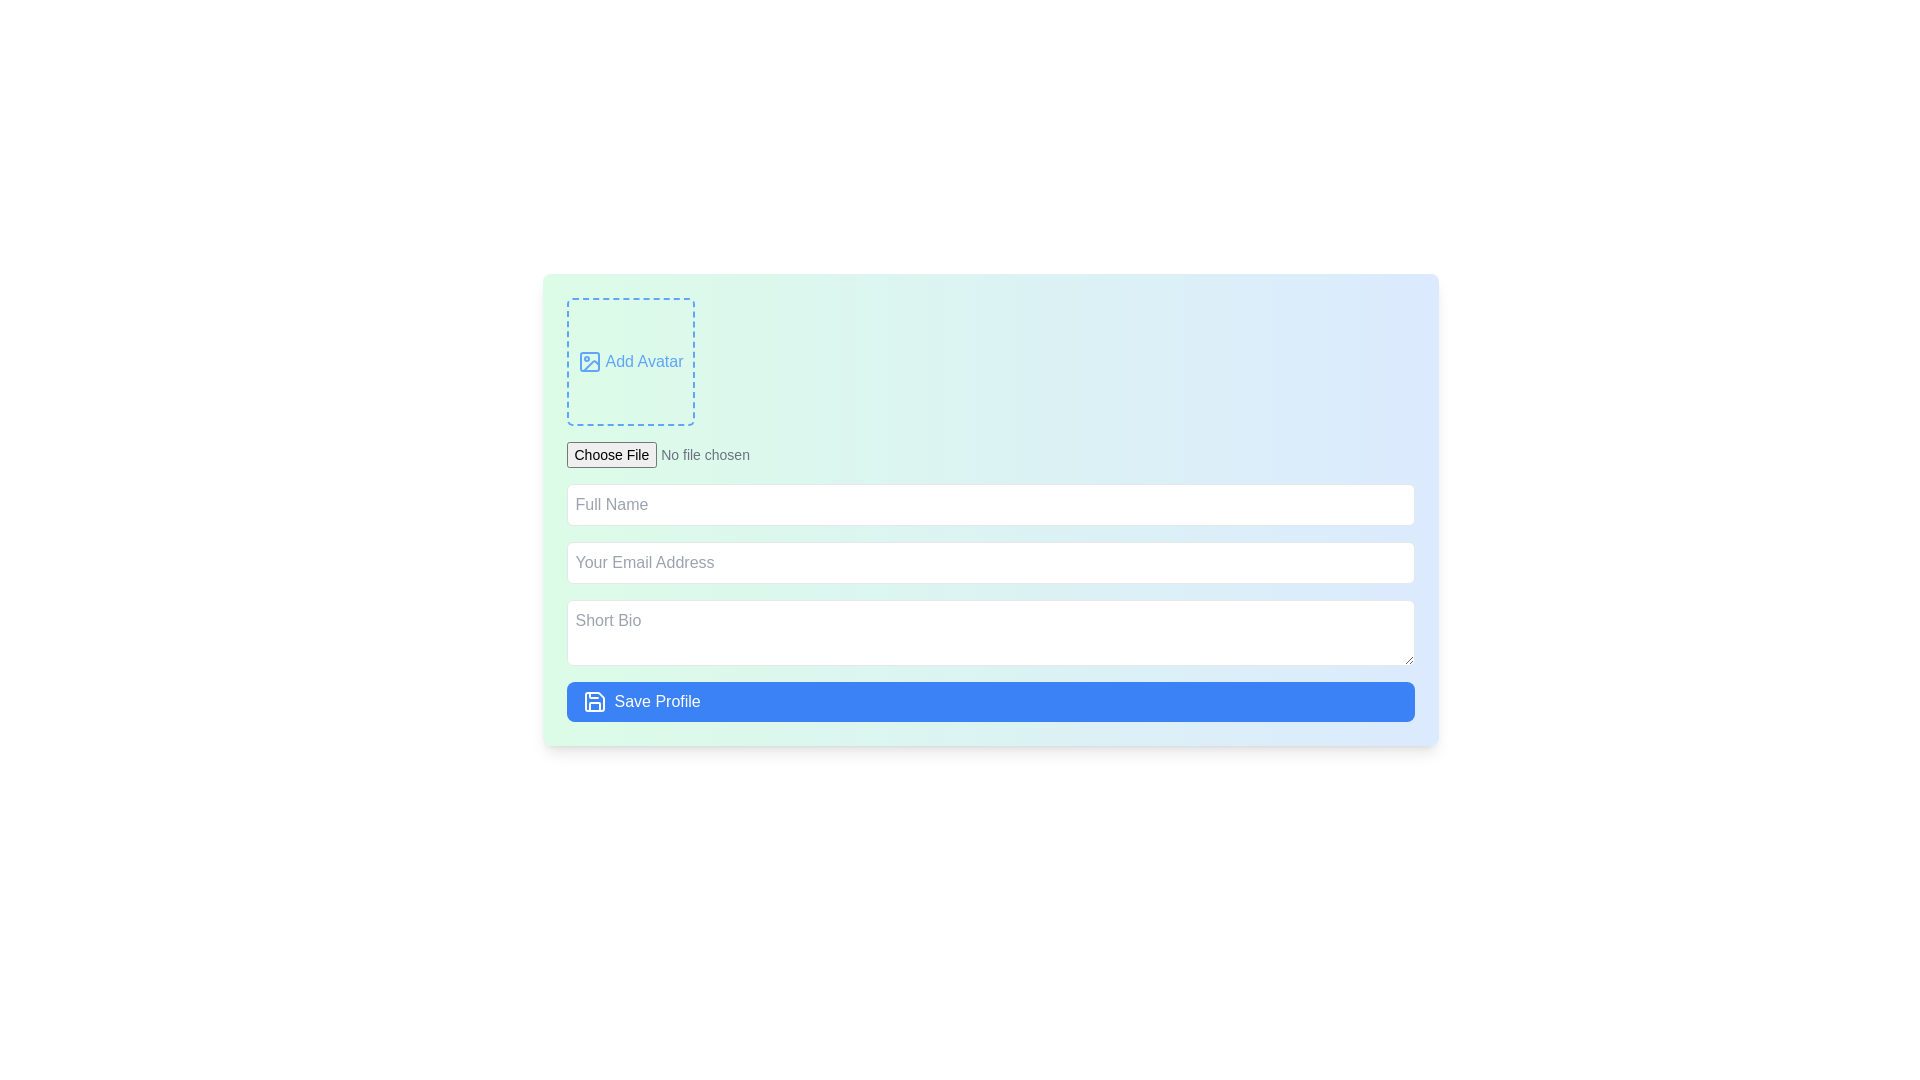  Describe the element at coordinates (990, 504) in the screenshot. I see `the text input field for full name by pressing the tab key to focus on it` at that location.